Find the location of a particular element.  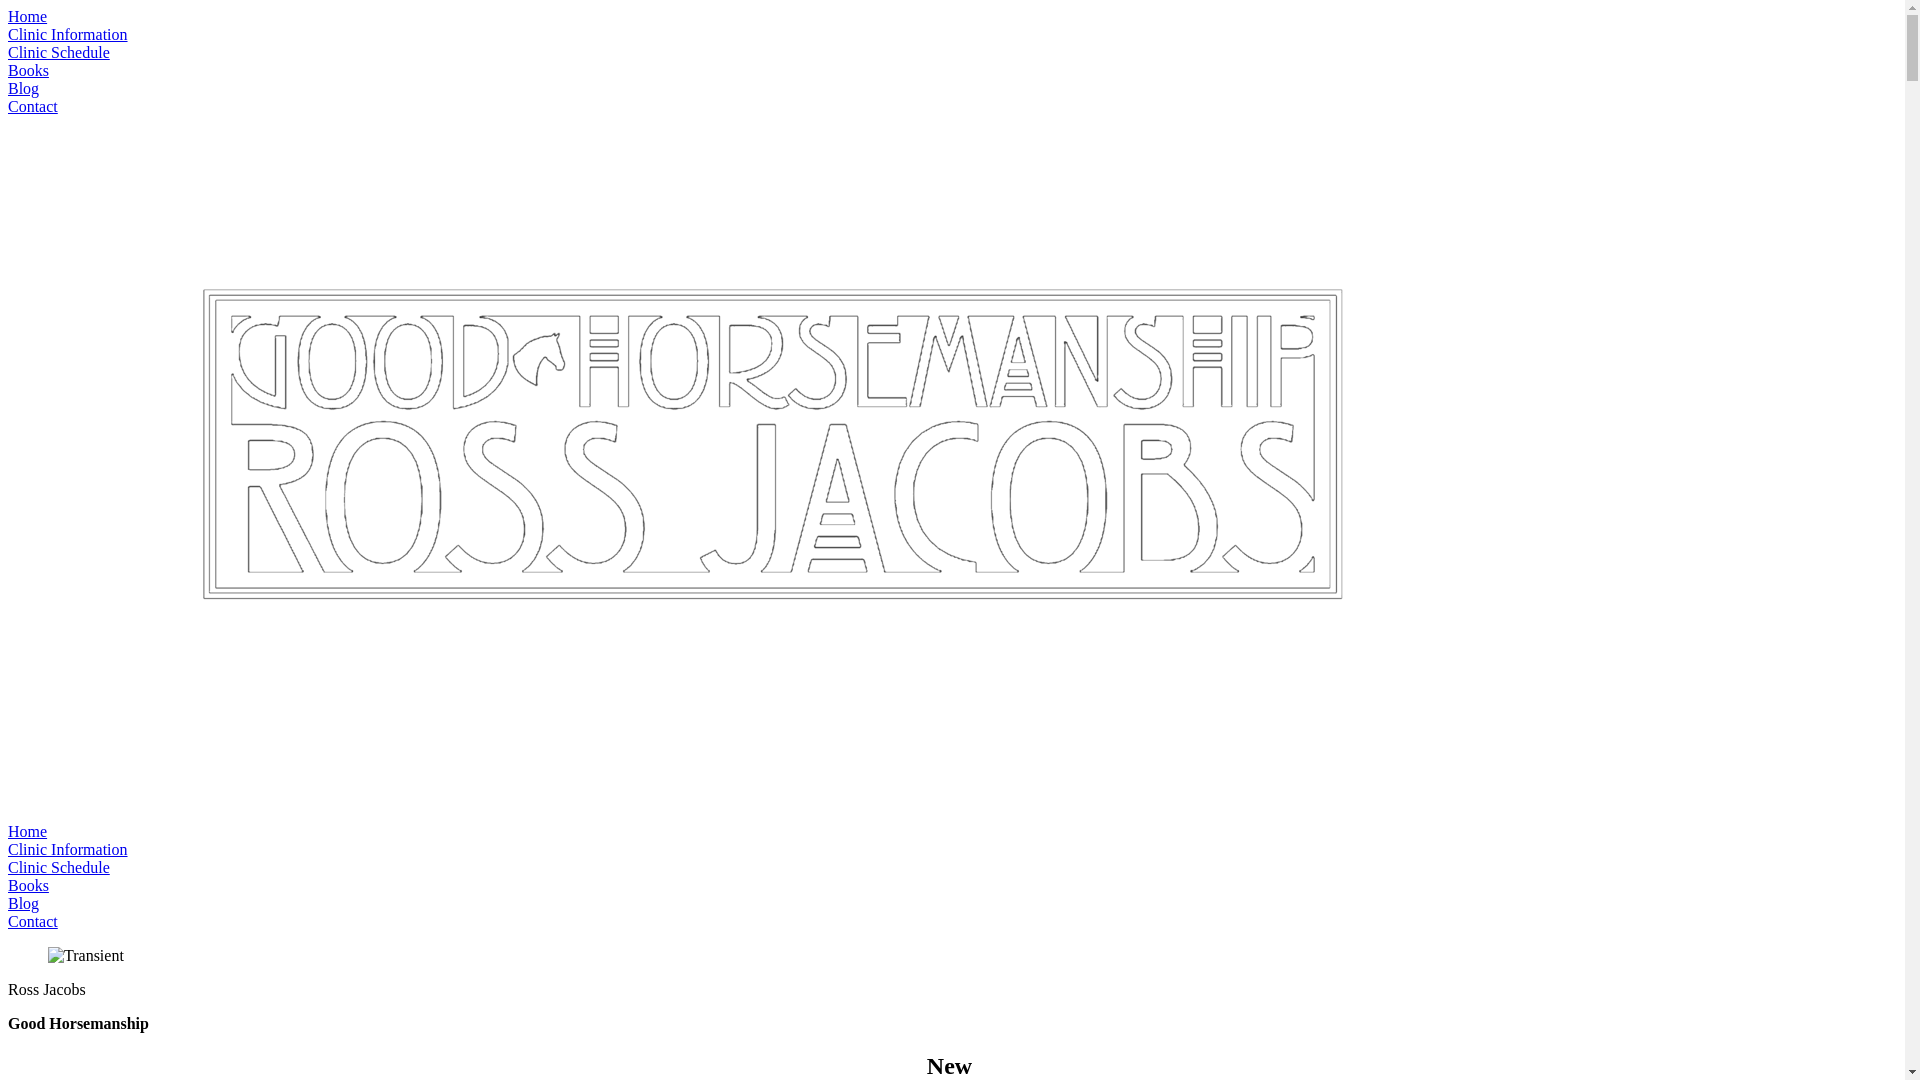

'Home' is located at coordinates (8, 831).